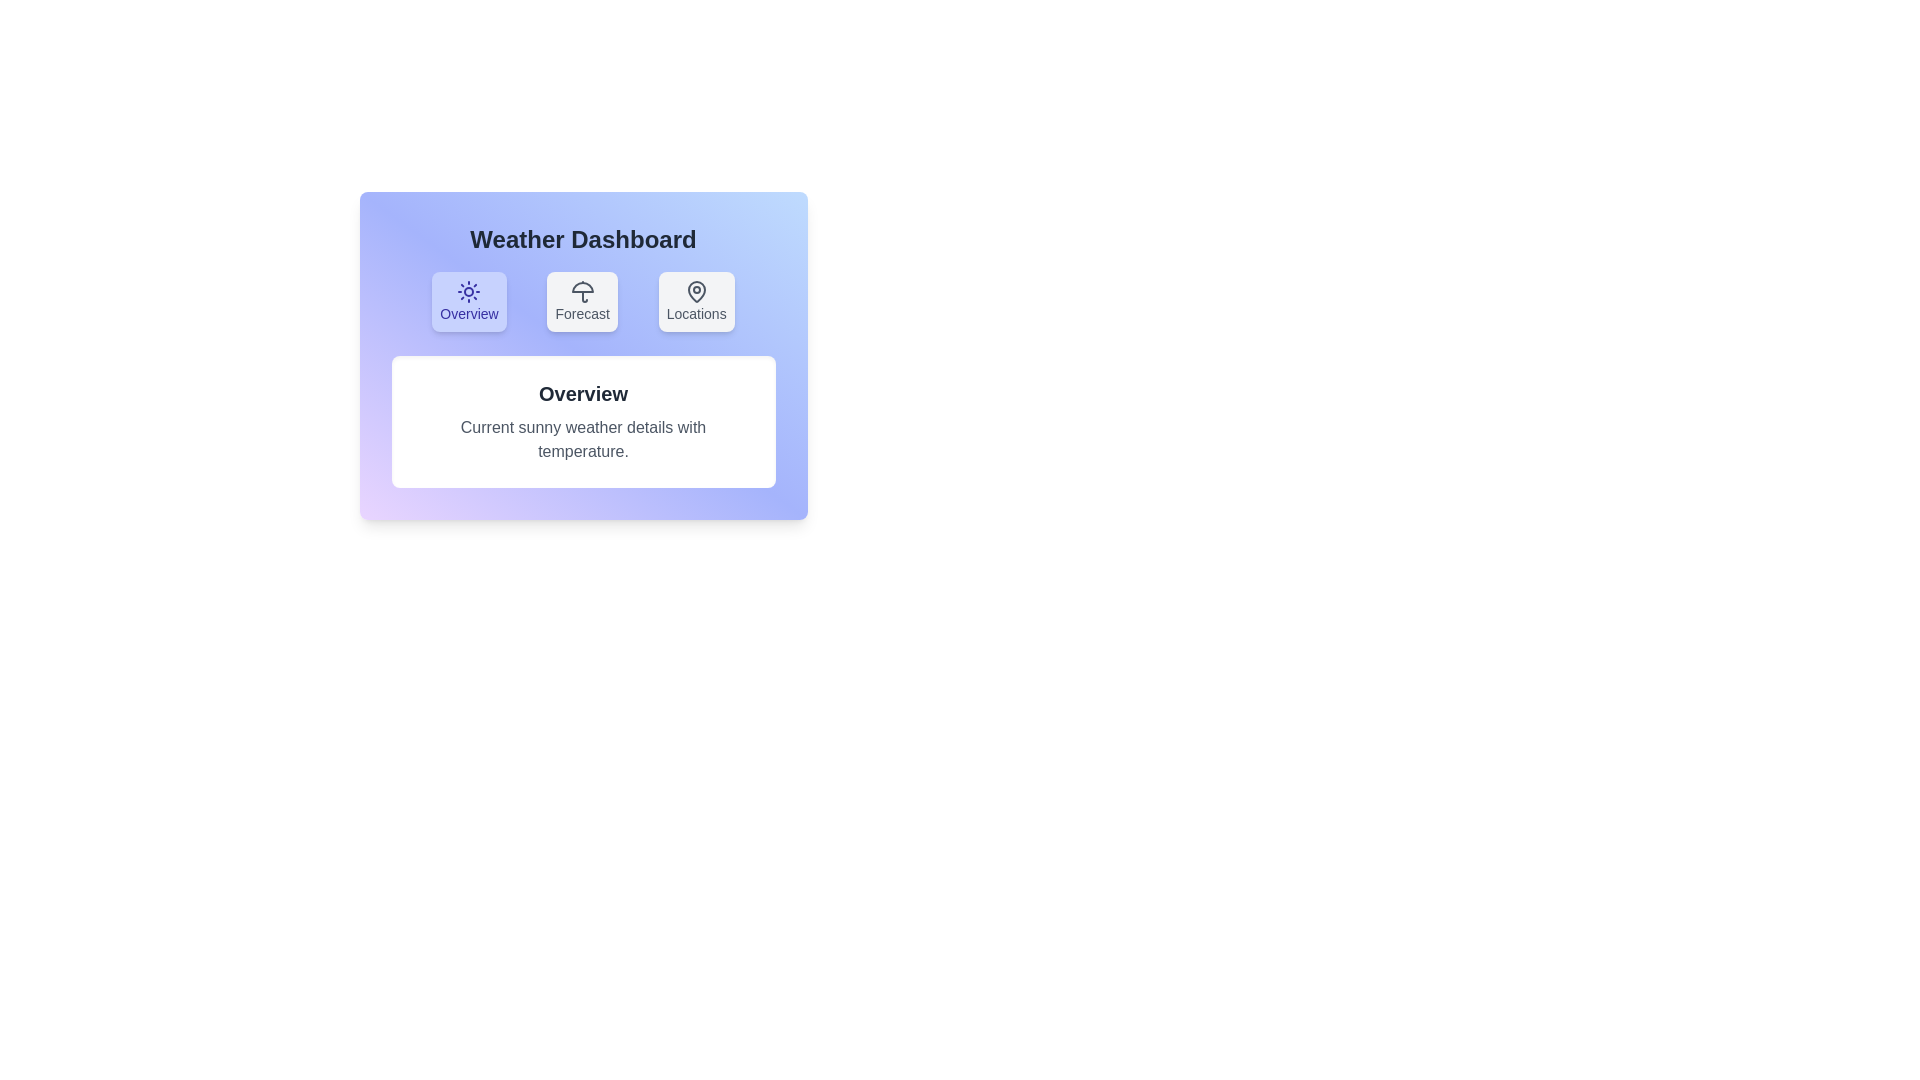 The width and height of the screenshot is (1920, 1080). I want to click on the Locations tab by clicking on it, so click(696, 301).